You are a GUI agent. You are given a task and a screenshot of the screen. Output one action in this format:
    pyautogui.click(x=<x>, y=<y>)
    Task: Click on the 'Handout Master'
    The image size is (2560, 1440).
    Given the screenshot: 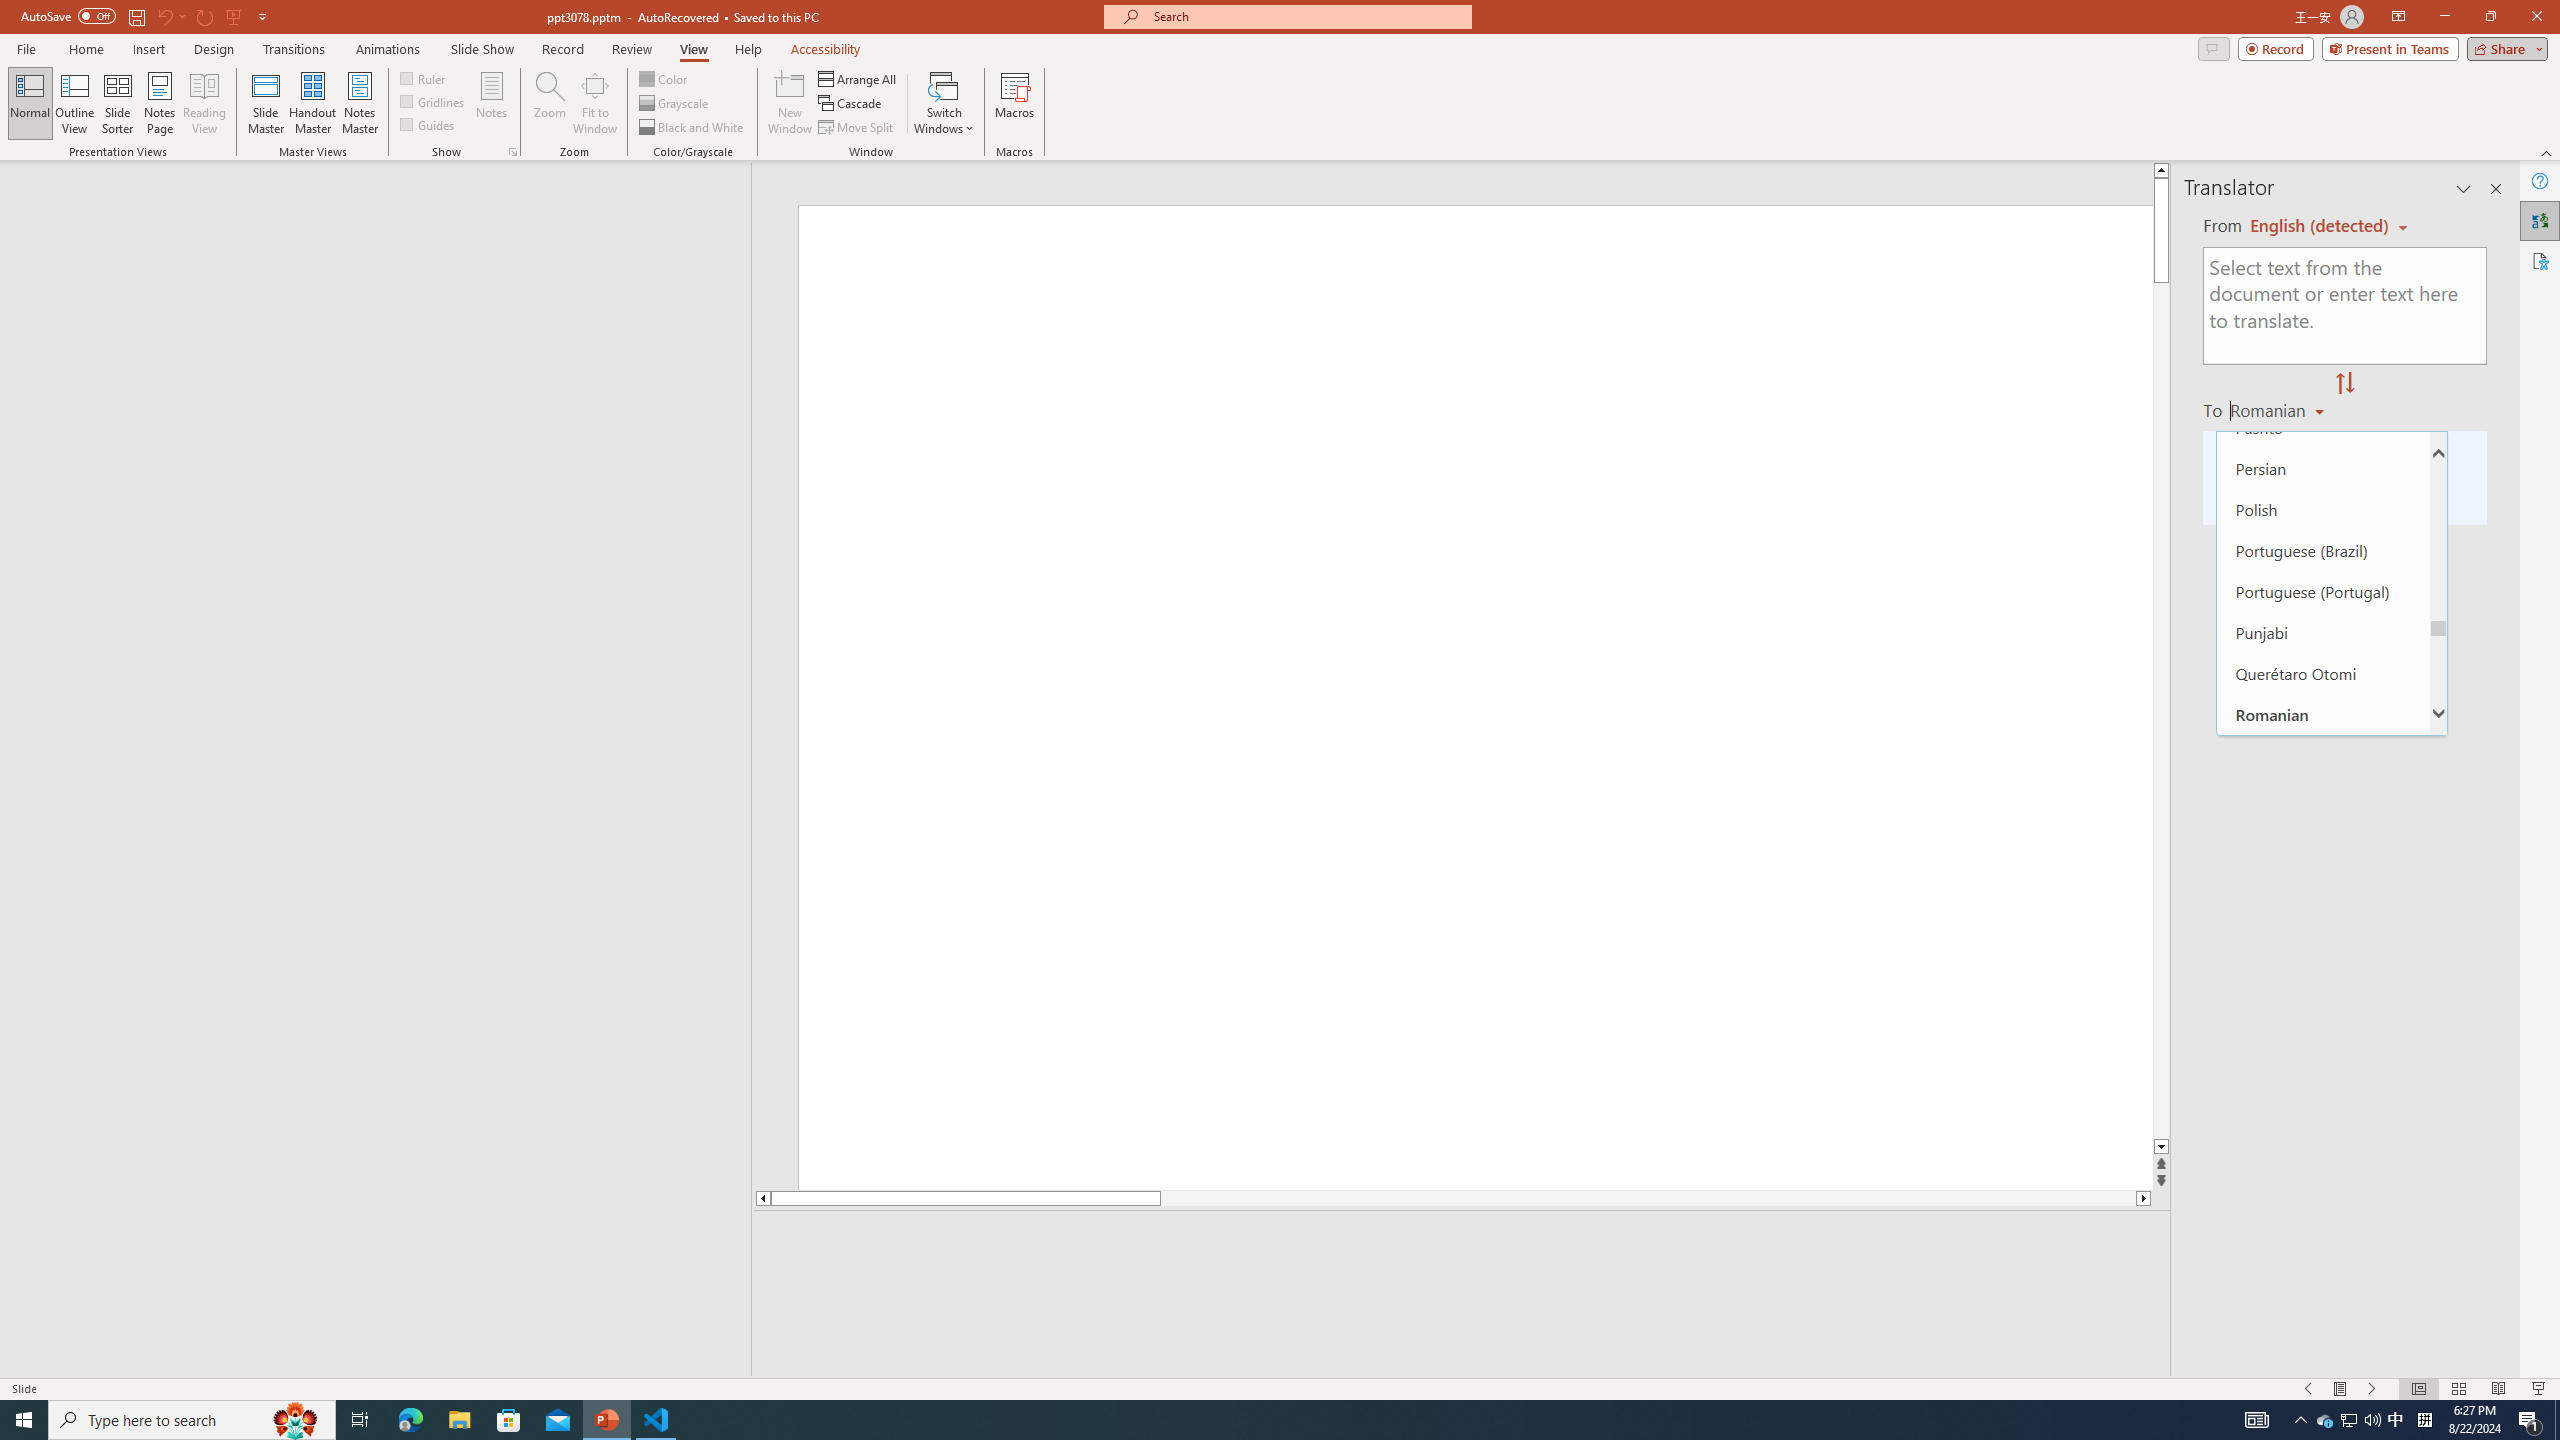 What is the action you would take?
    pyautogui.click(x=311, y=103)
    